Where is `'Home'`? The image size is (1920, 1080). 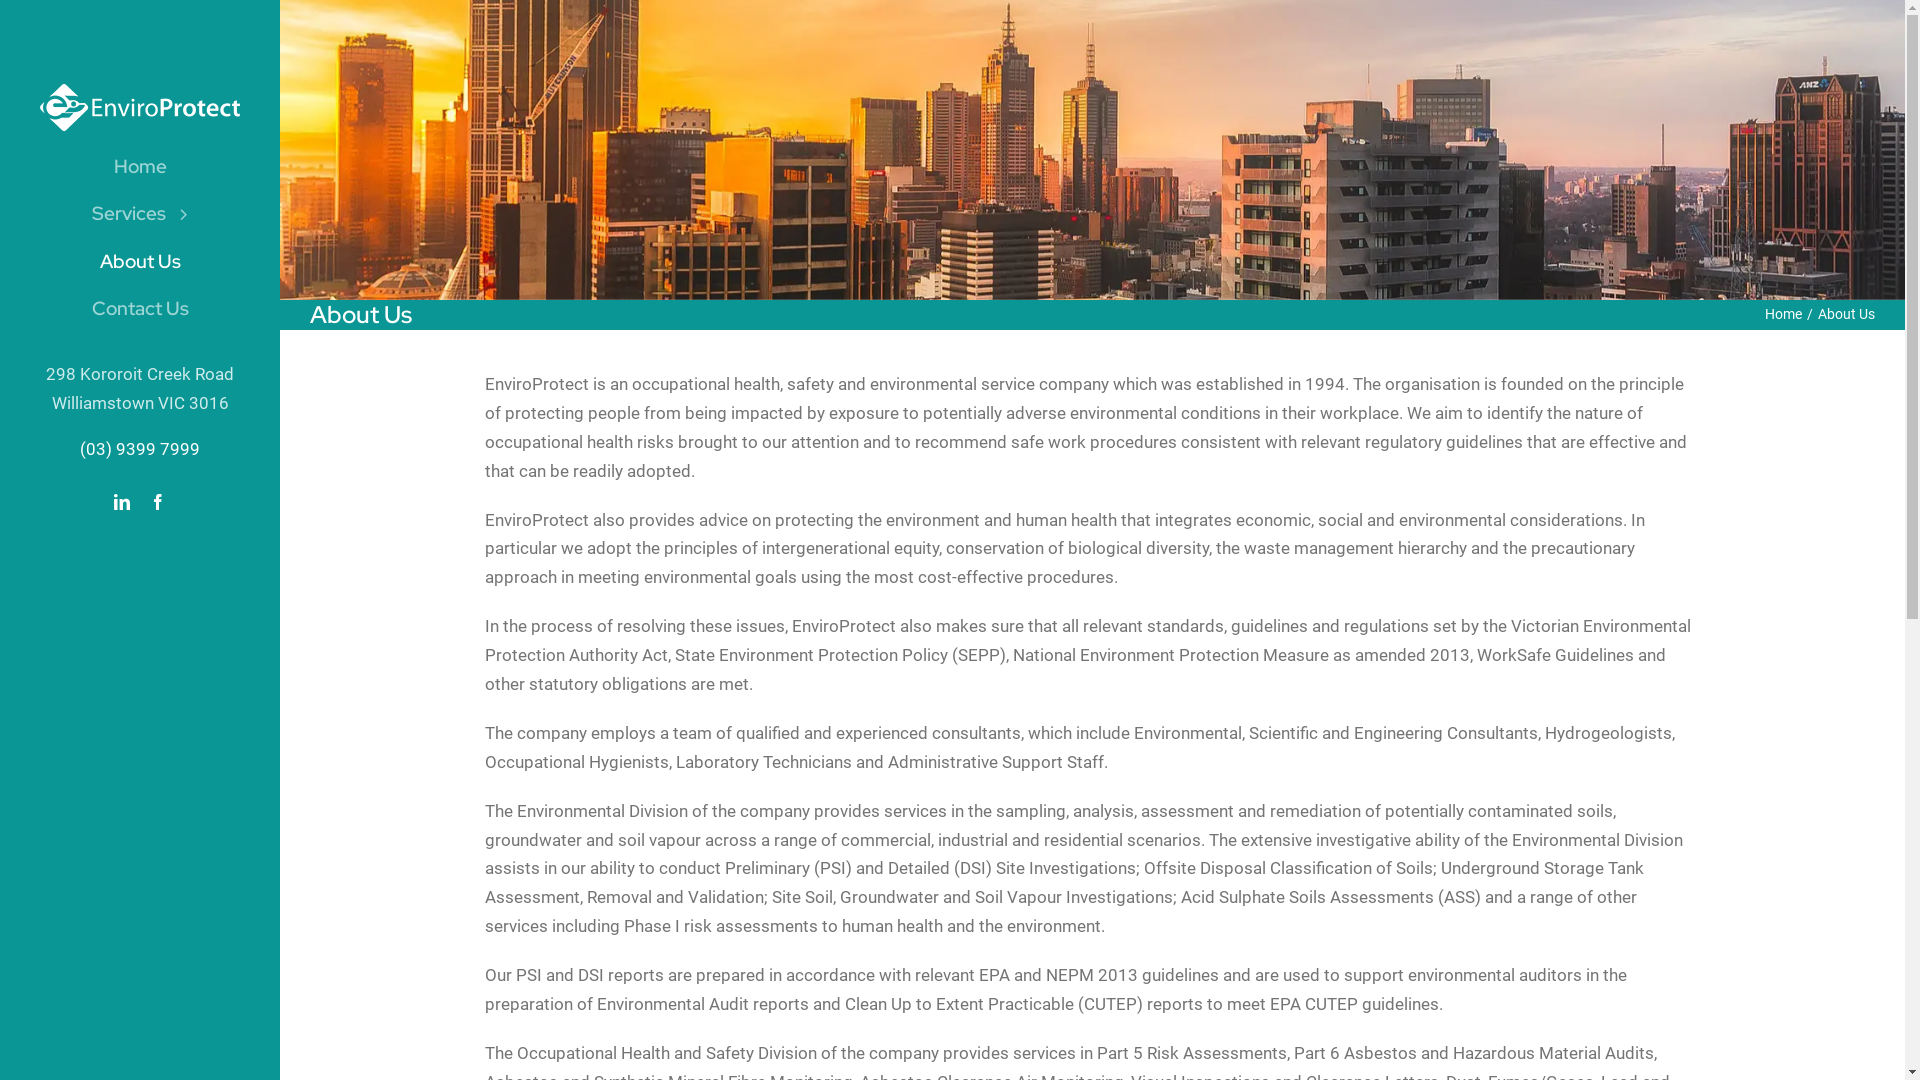 'Home' is located at coordinates (138, 165).